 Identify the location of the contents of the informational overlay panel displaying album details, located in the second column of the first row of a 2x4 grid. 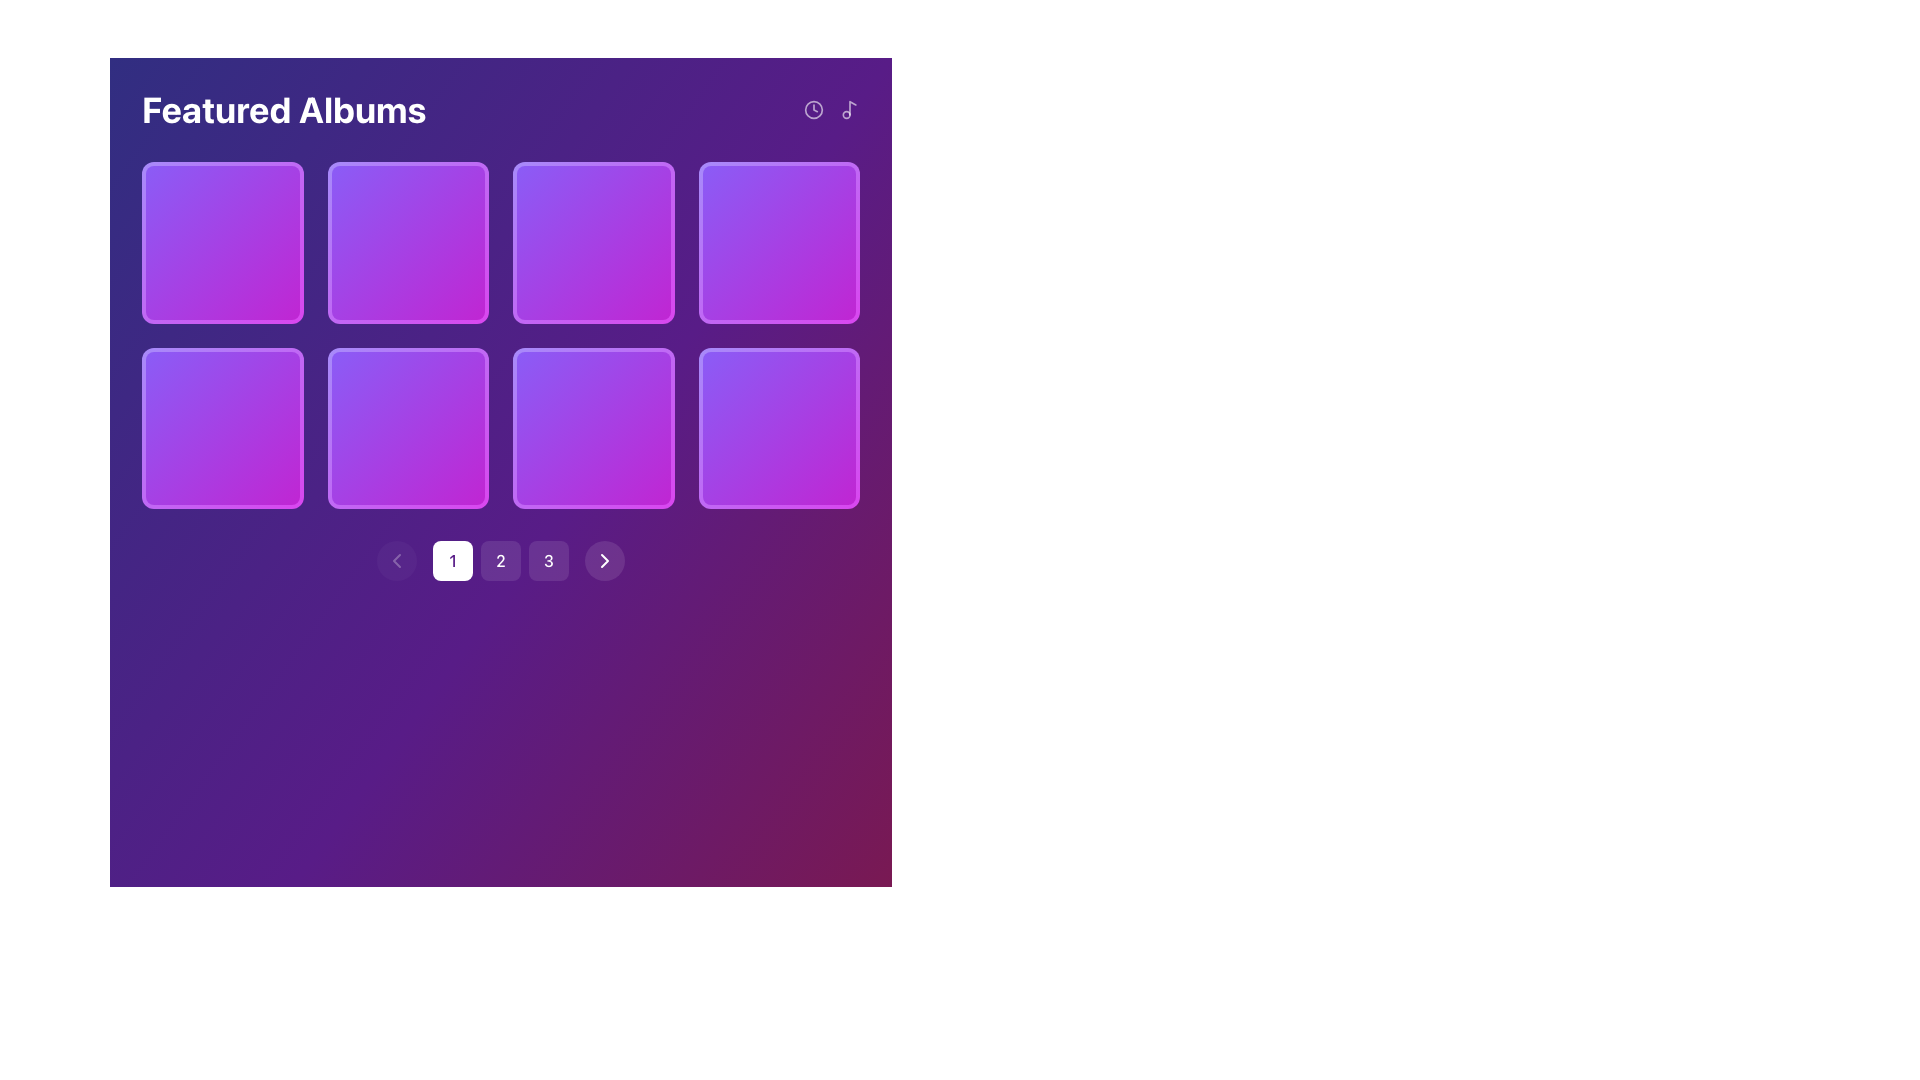
(407, 266).